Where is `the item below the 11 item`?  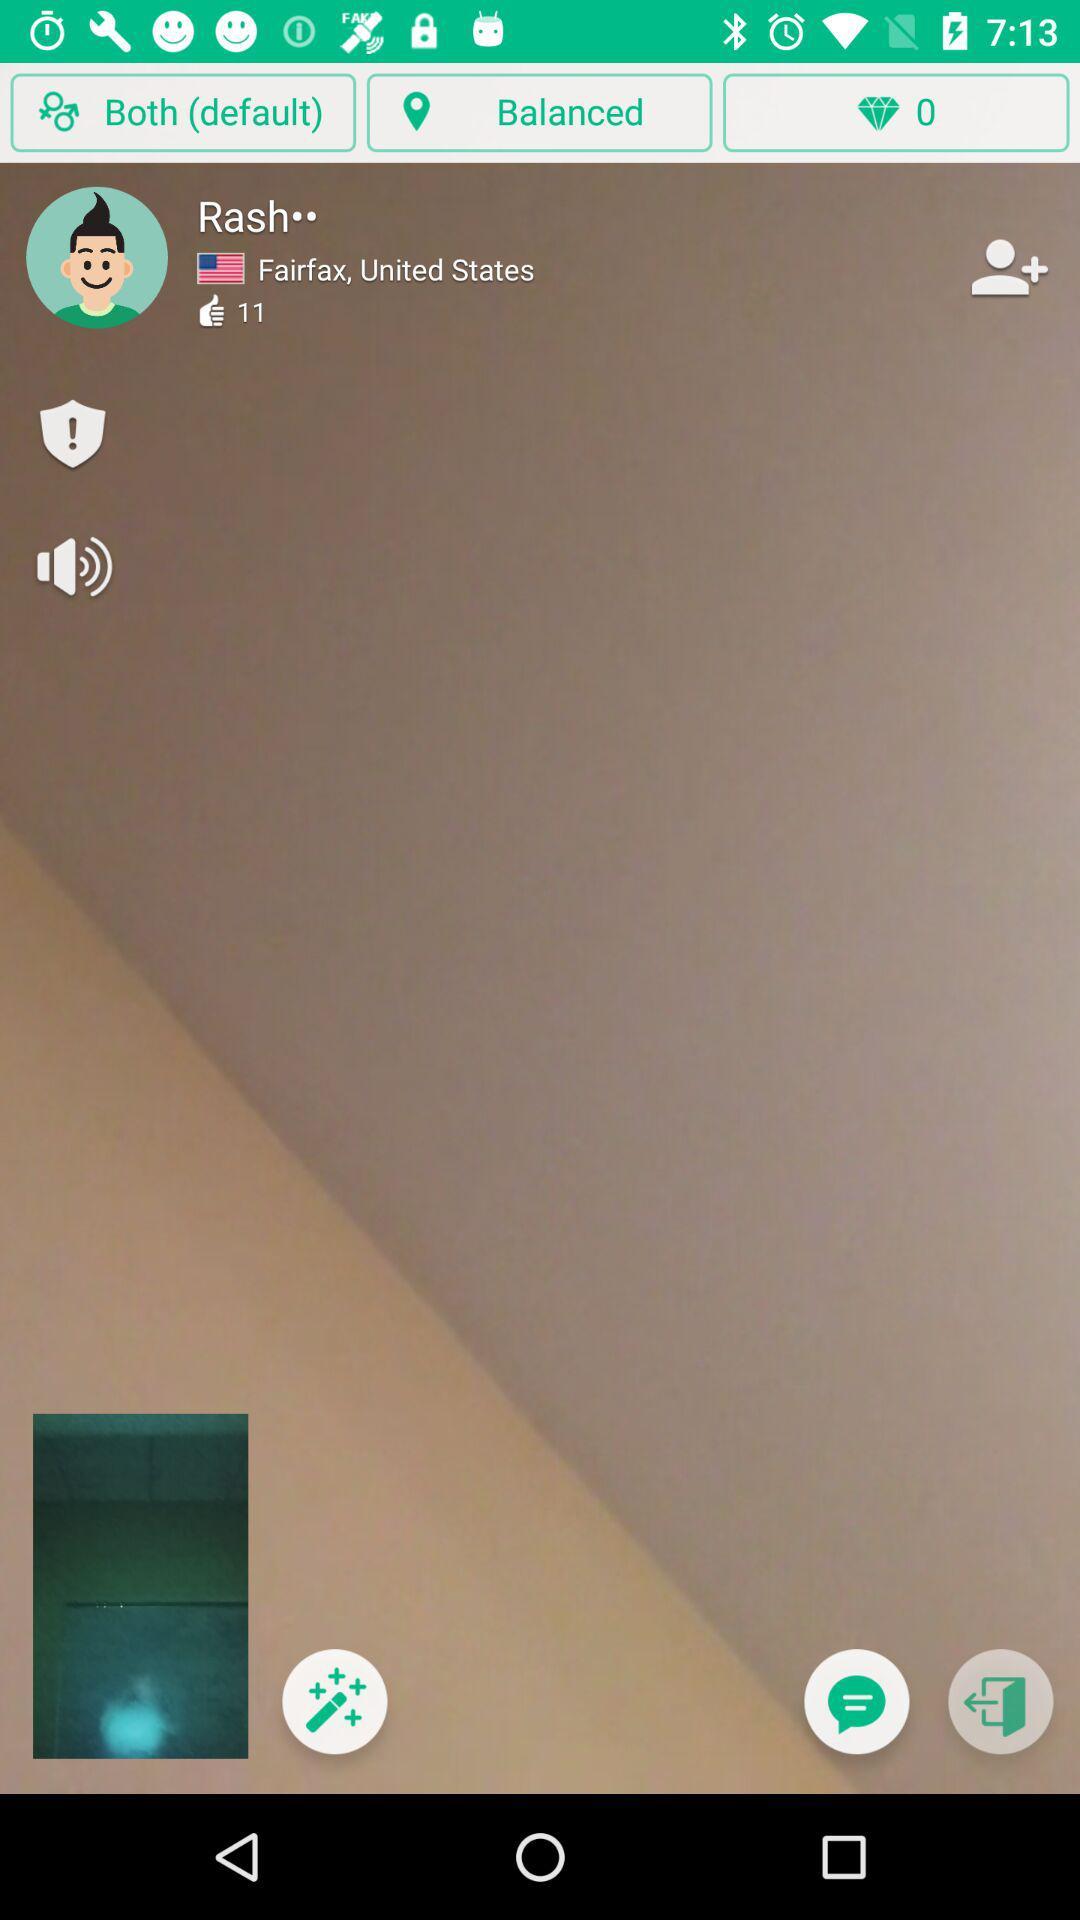
the item below the 11 item is located at coordinates (333, 1713).